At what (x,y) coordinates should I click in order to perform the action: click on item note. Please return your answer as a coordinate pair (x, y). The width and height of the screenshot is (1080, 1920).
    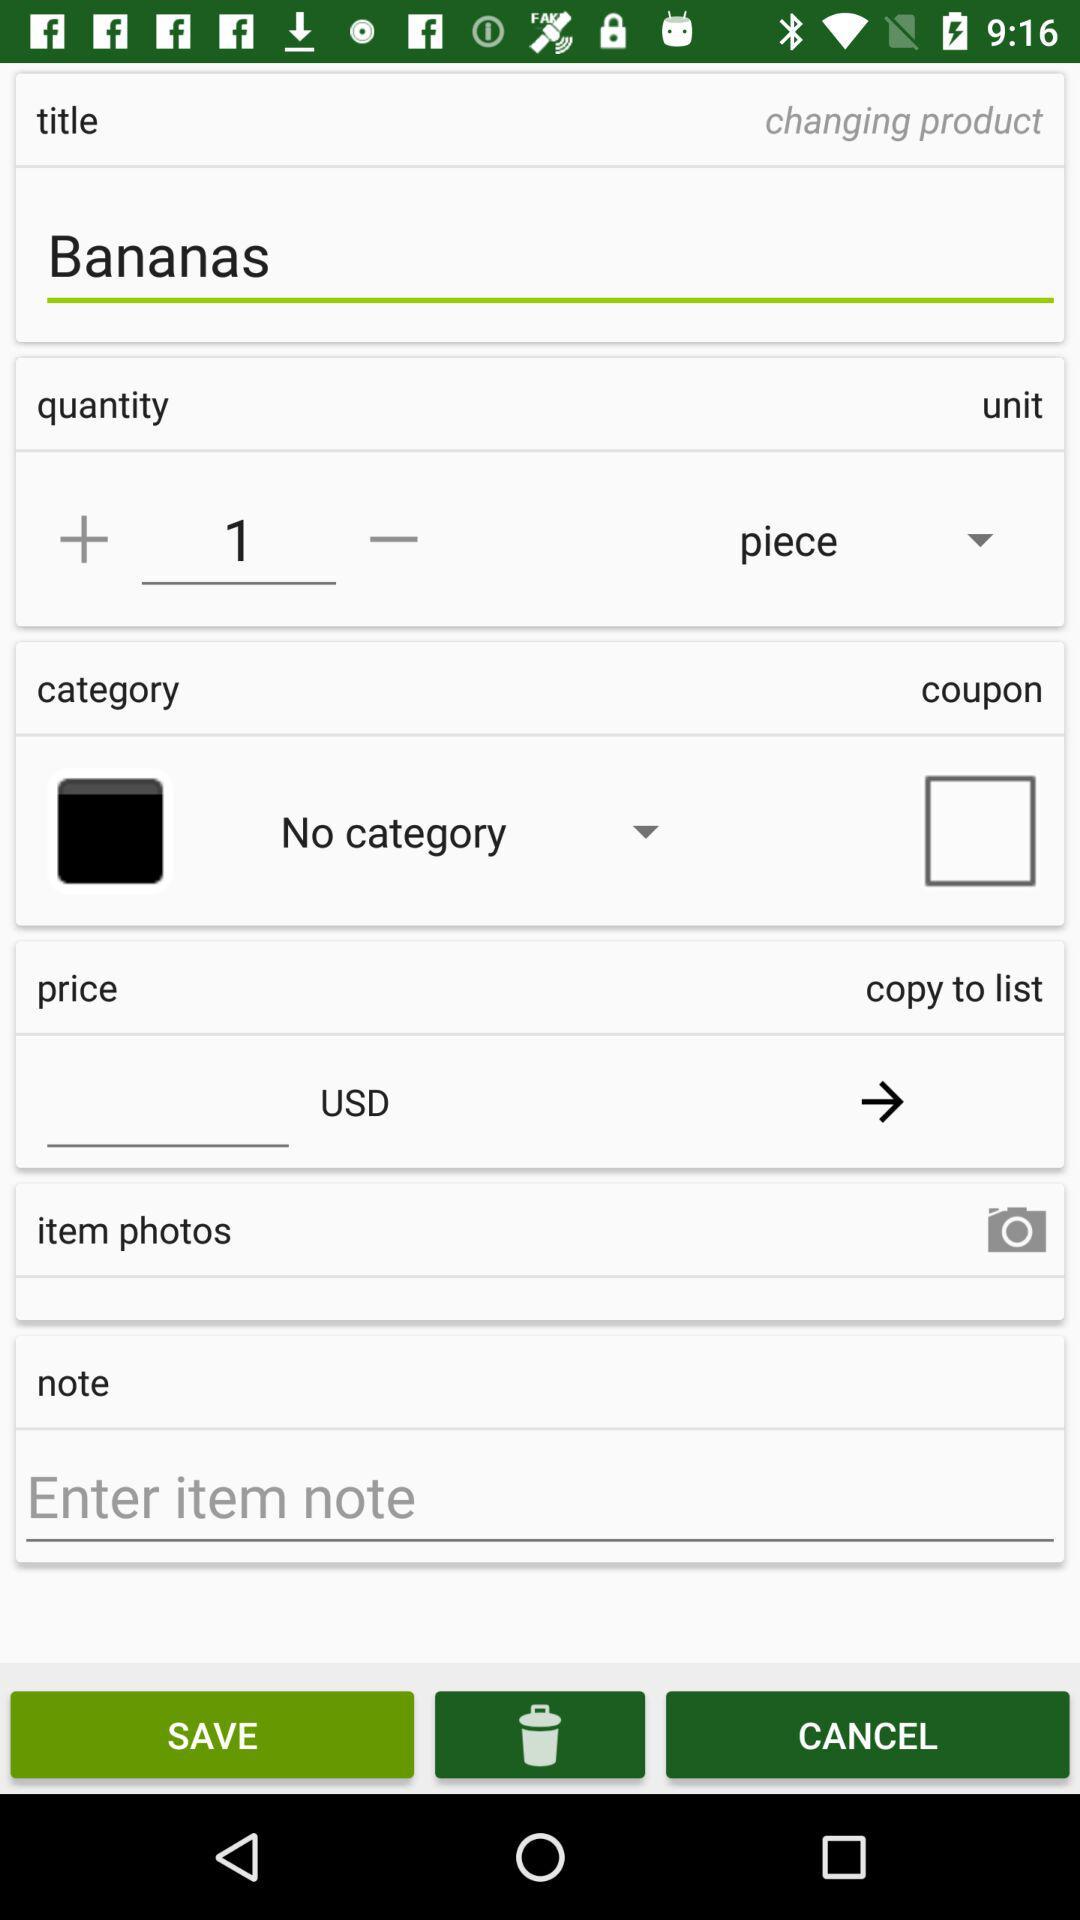
    Looking at the image, I should click on (540, 1496).